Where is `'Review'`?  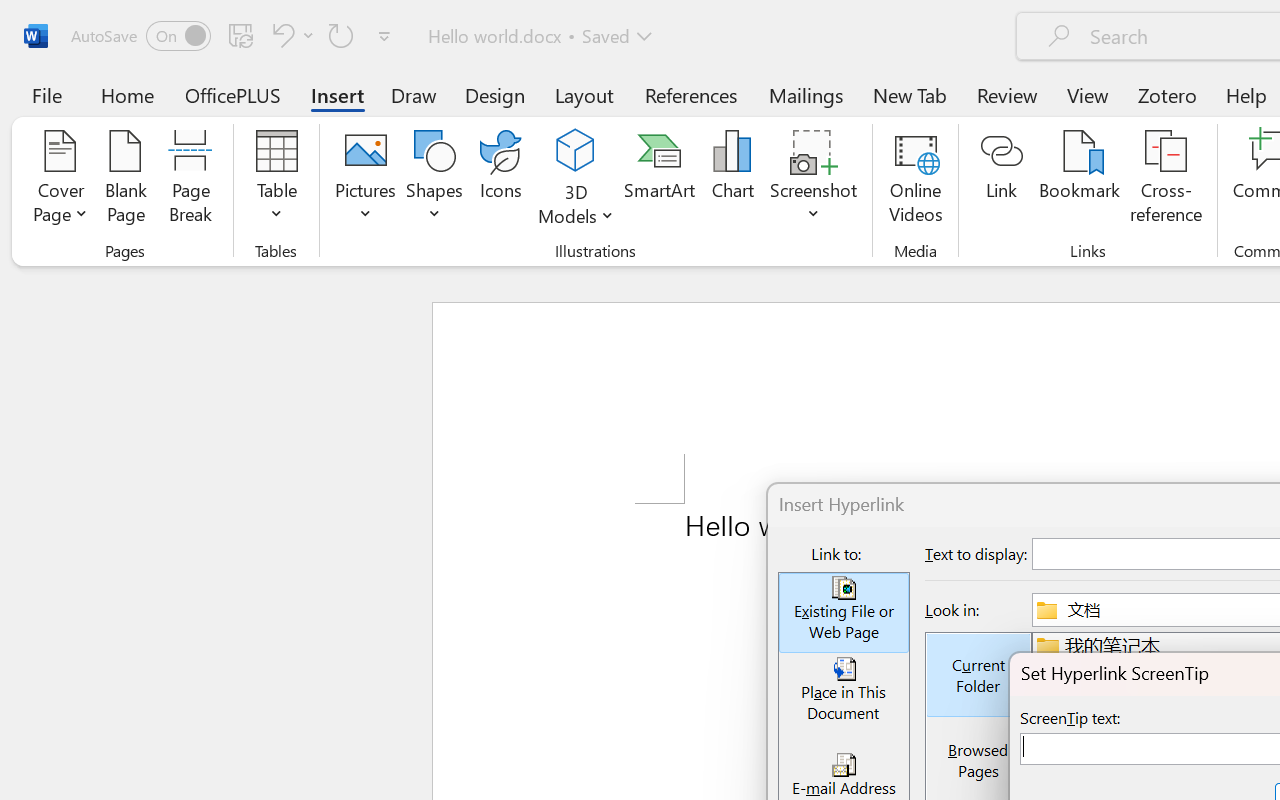
'Review' is located at coordinates (1007, 94).